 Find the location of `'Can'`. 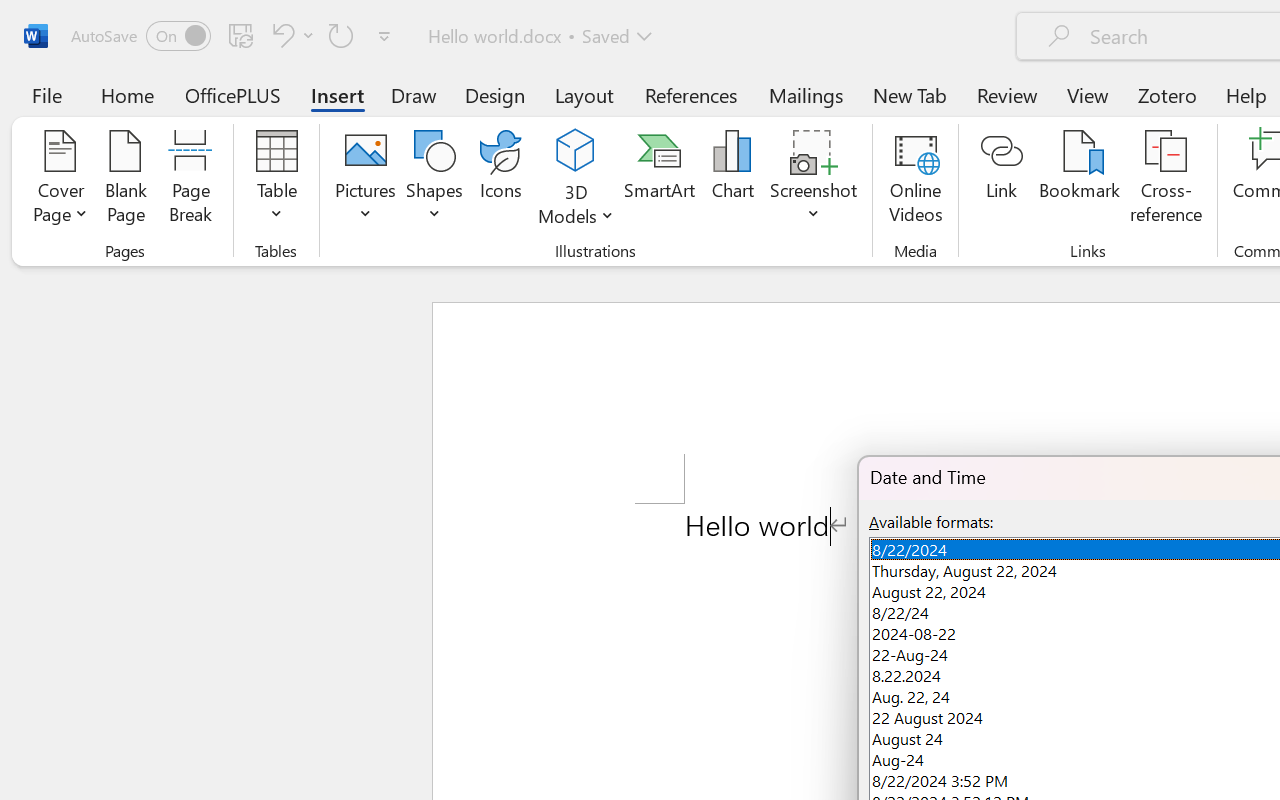

'Can' is located at coordinates (341, 34).